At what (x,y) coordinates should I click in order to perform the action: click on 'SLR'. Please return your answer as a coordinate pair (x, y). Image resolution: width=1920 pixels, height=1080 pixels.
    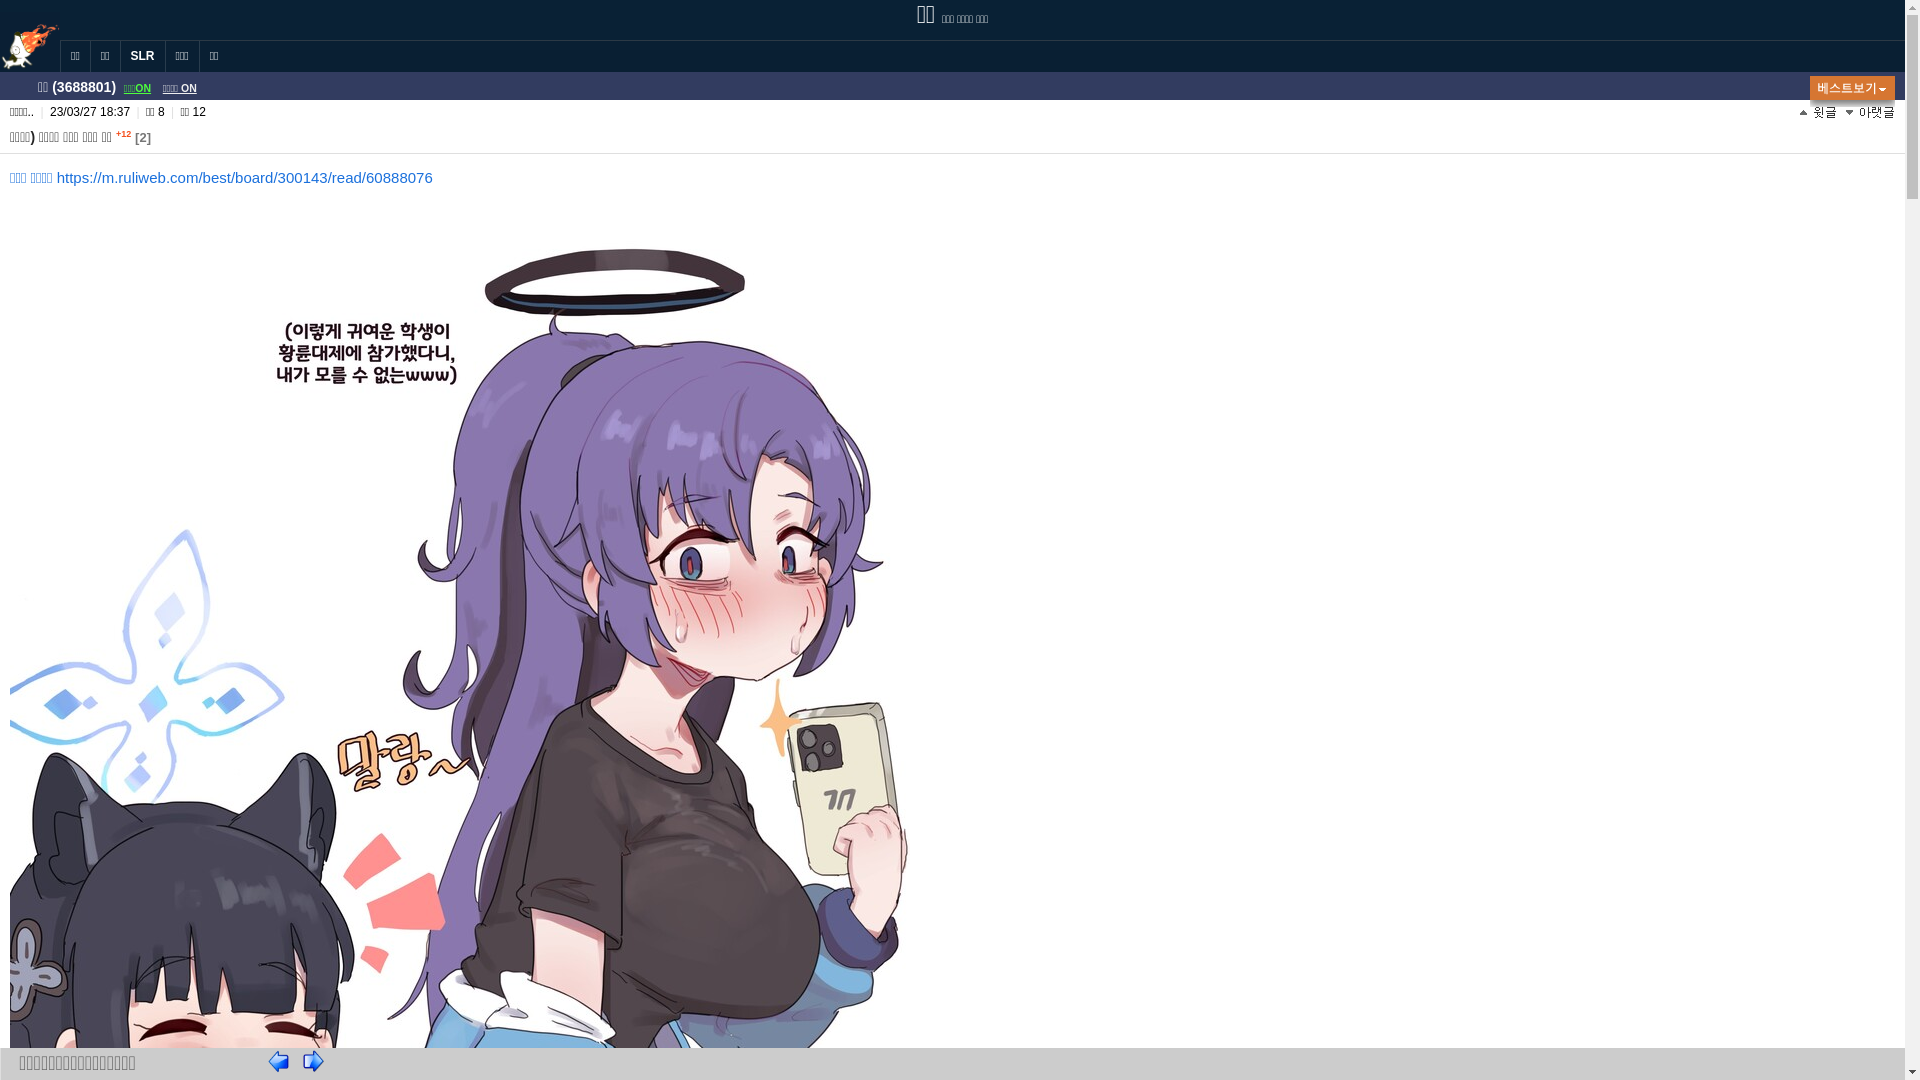
    Looking at the image, I should click on (141, 55).